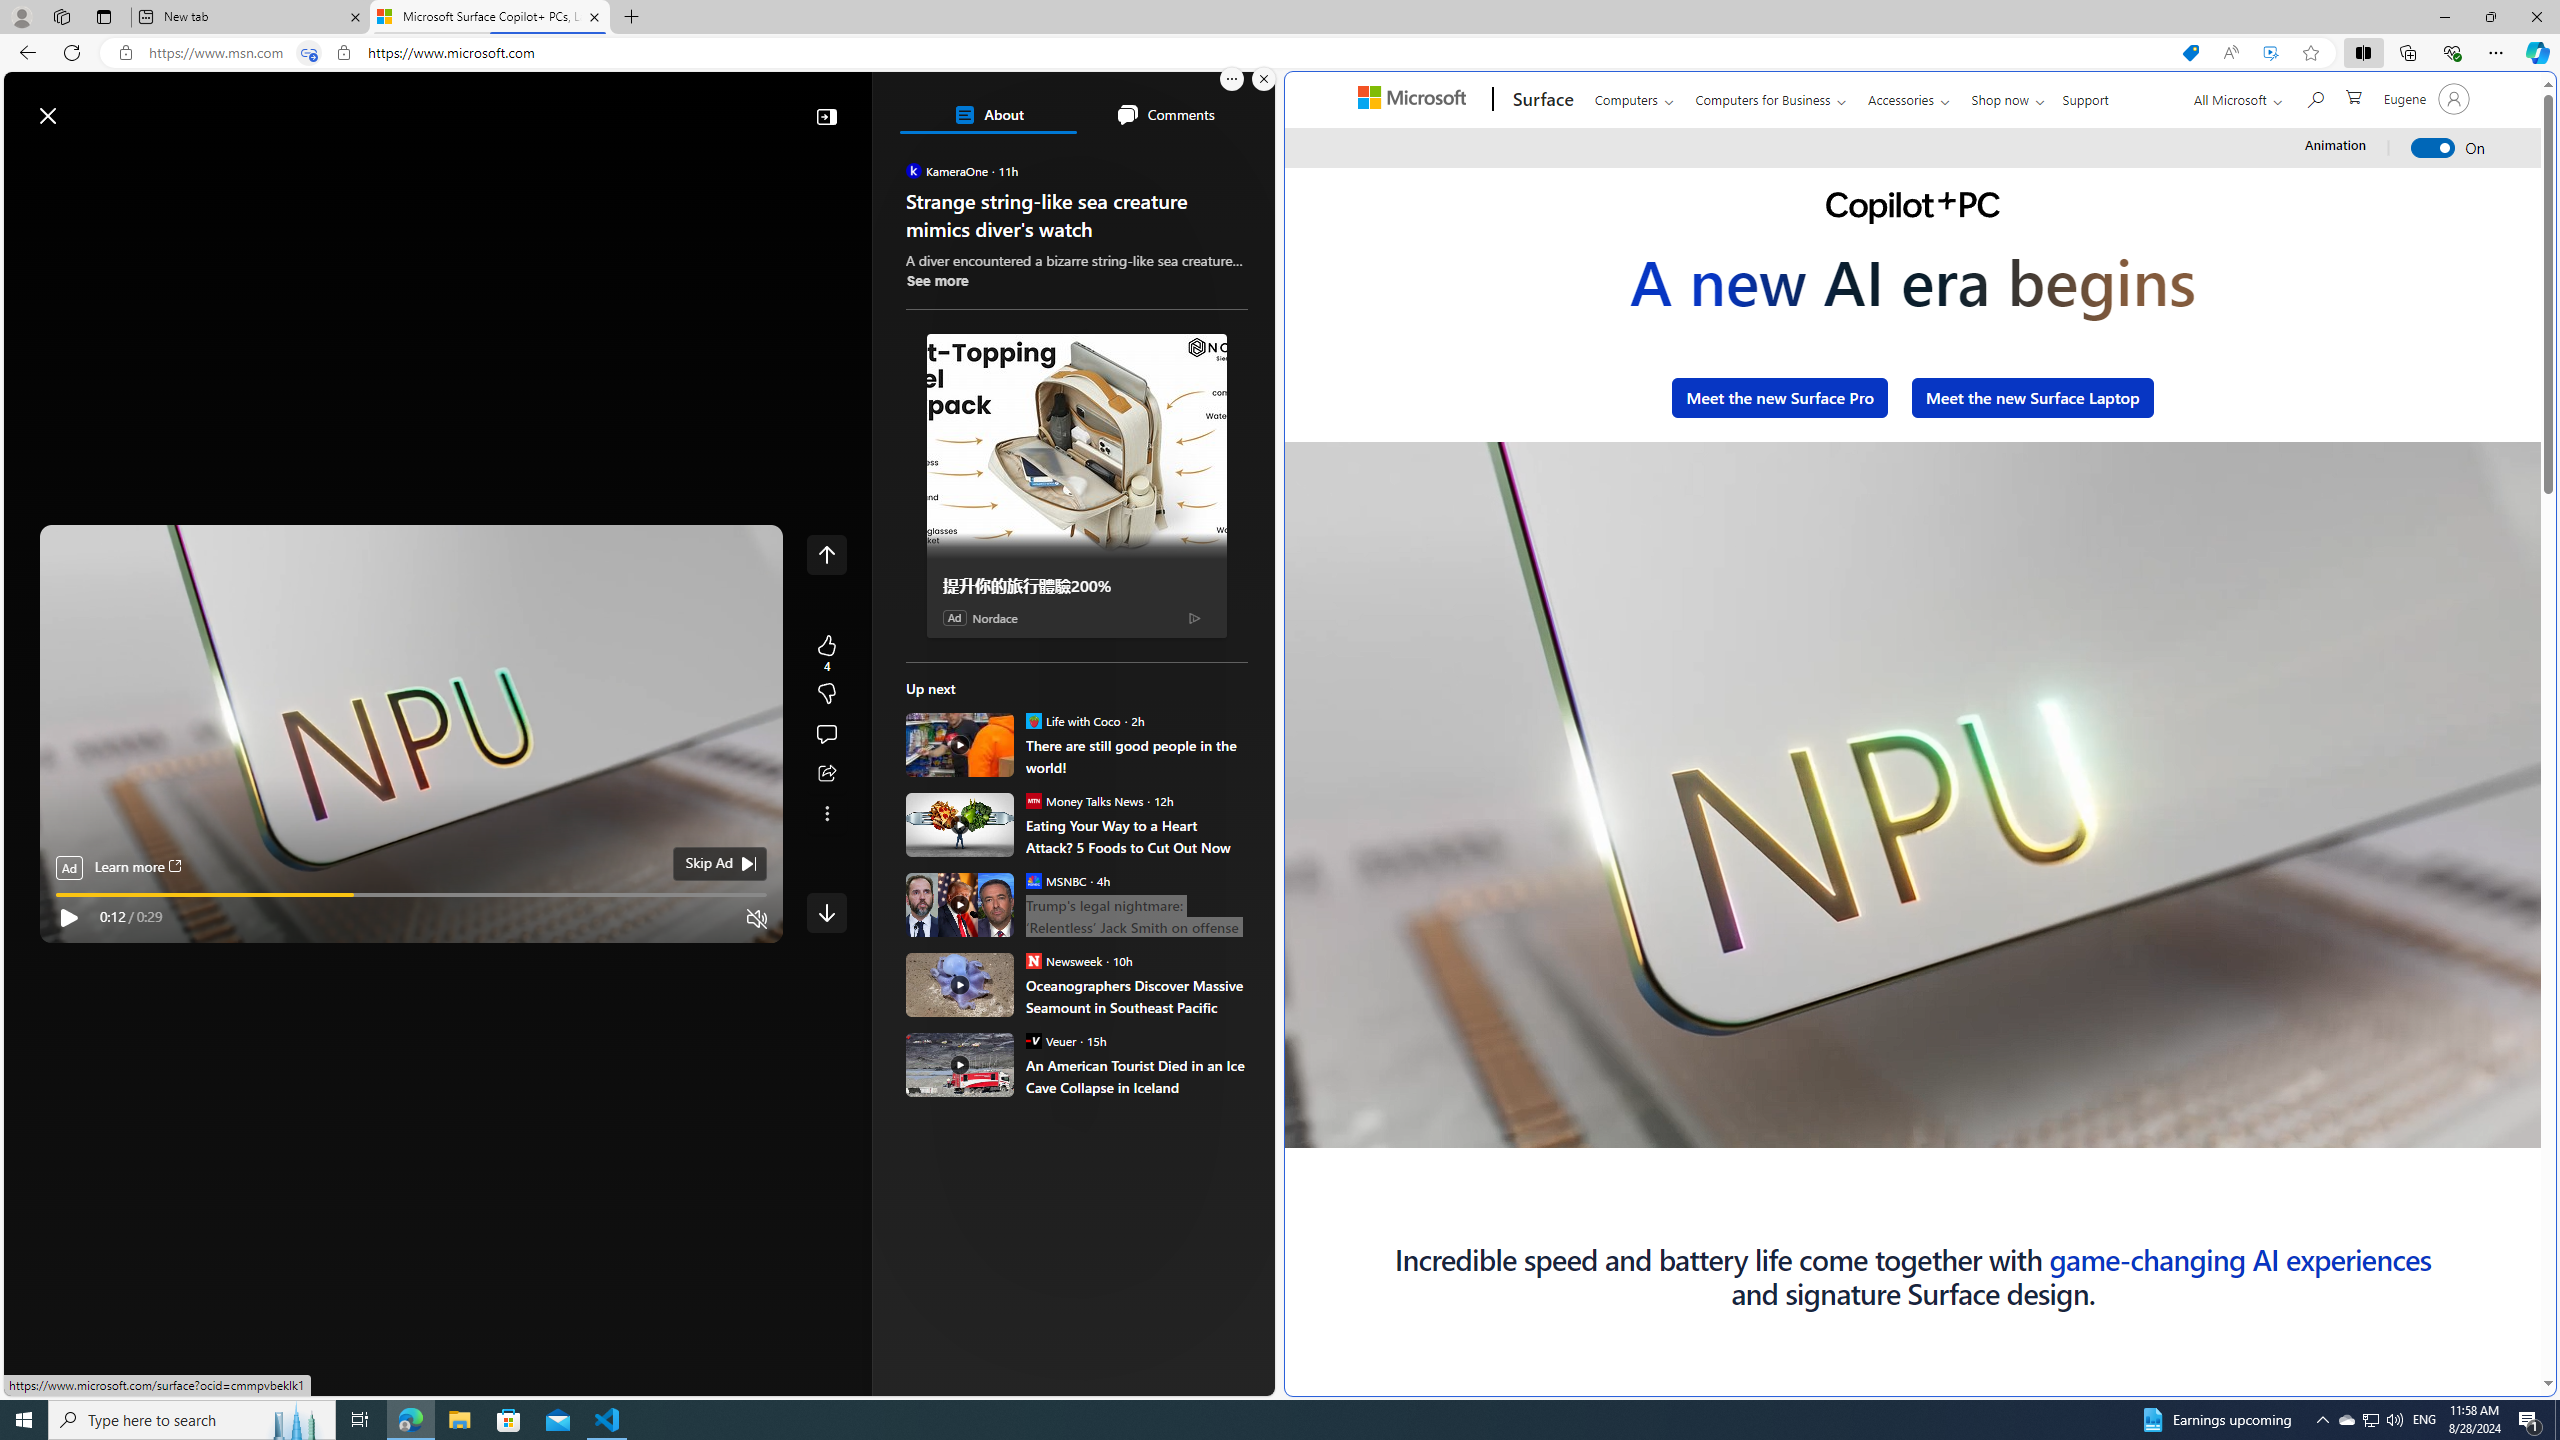 The image size is (2560, 1440). What do you see at coordinates (1031, 960) in the screenshot?
I see `'Newsweek'` at bounding box center [1031, 960].